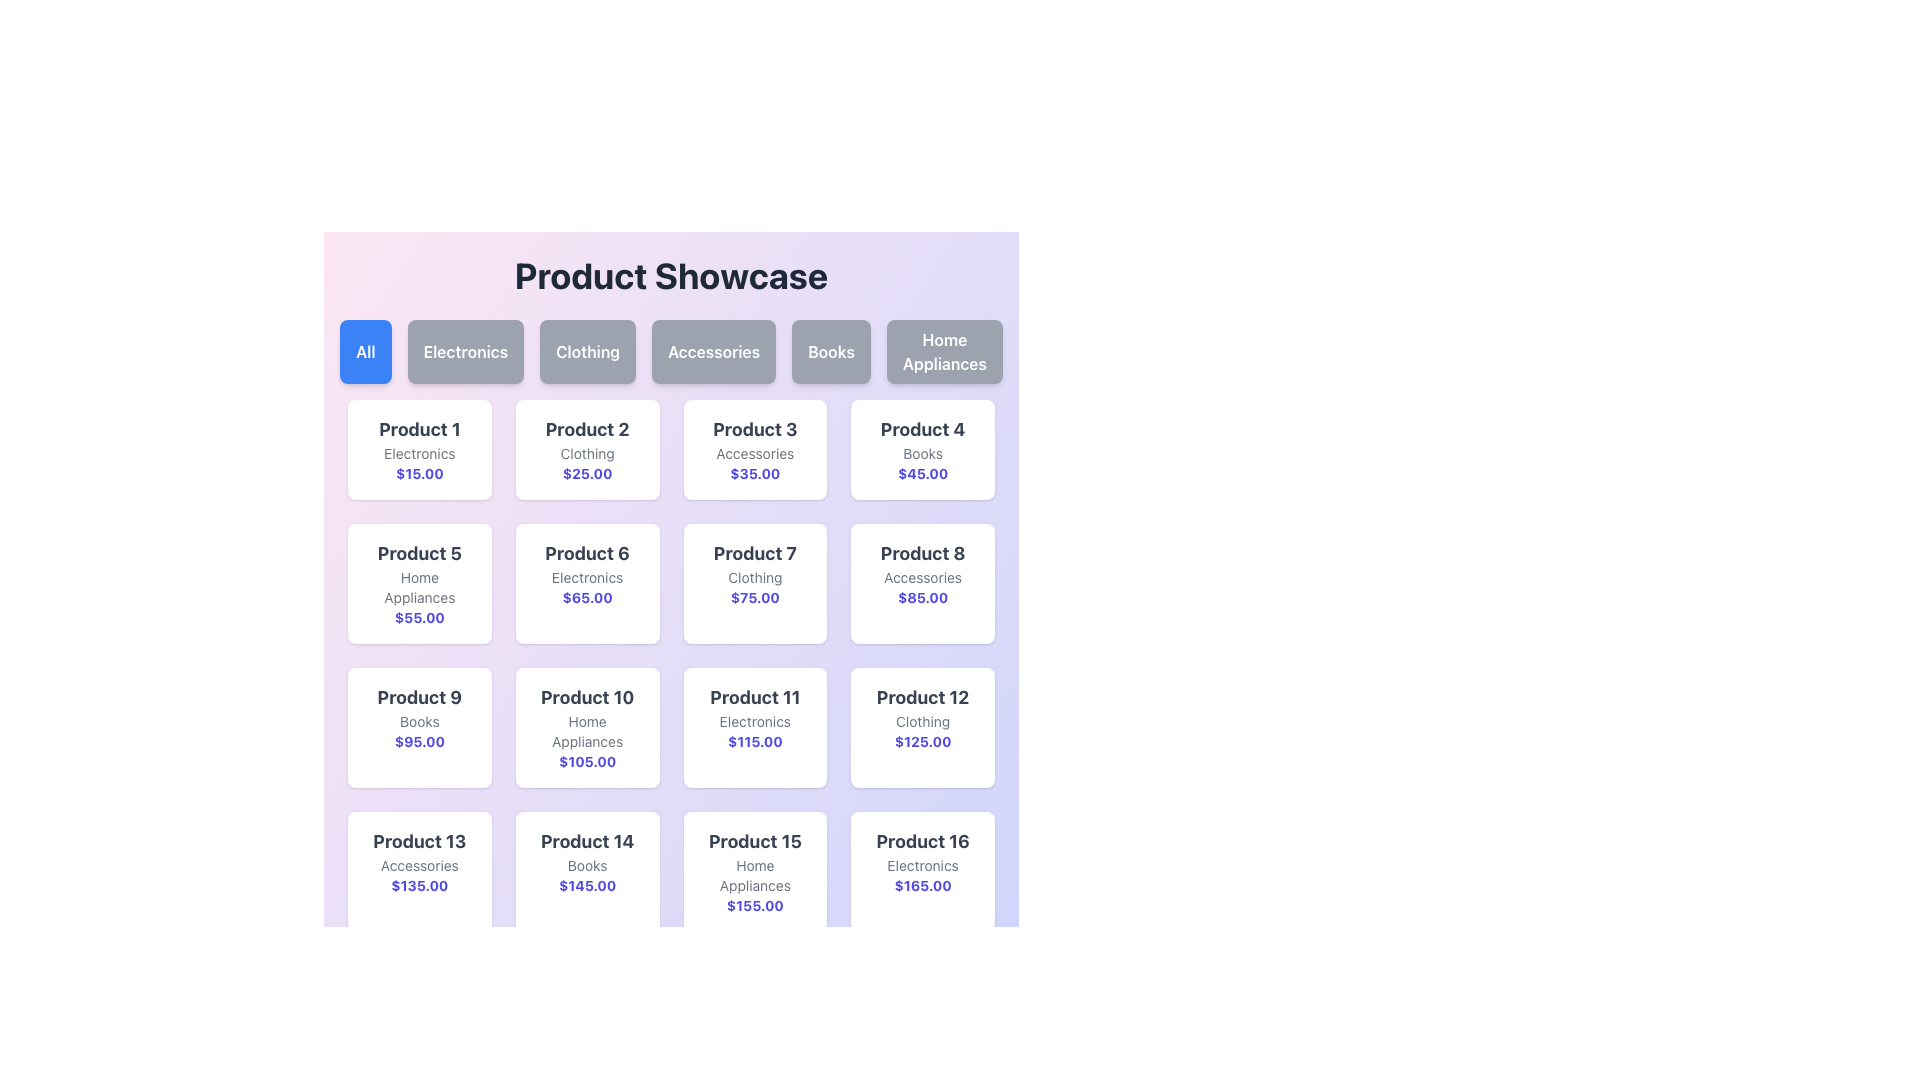 The height and width of the screenshot is (1080, 1920). What do you see at coordinates (586, 865) in the screenshot?
I see `Text Label indicating the category of the product listed in the card for 'Product 14', which is positioned directly below the product name and above the price information` at bounding box center [586, 865].